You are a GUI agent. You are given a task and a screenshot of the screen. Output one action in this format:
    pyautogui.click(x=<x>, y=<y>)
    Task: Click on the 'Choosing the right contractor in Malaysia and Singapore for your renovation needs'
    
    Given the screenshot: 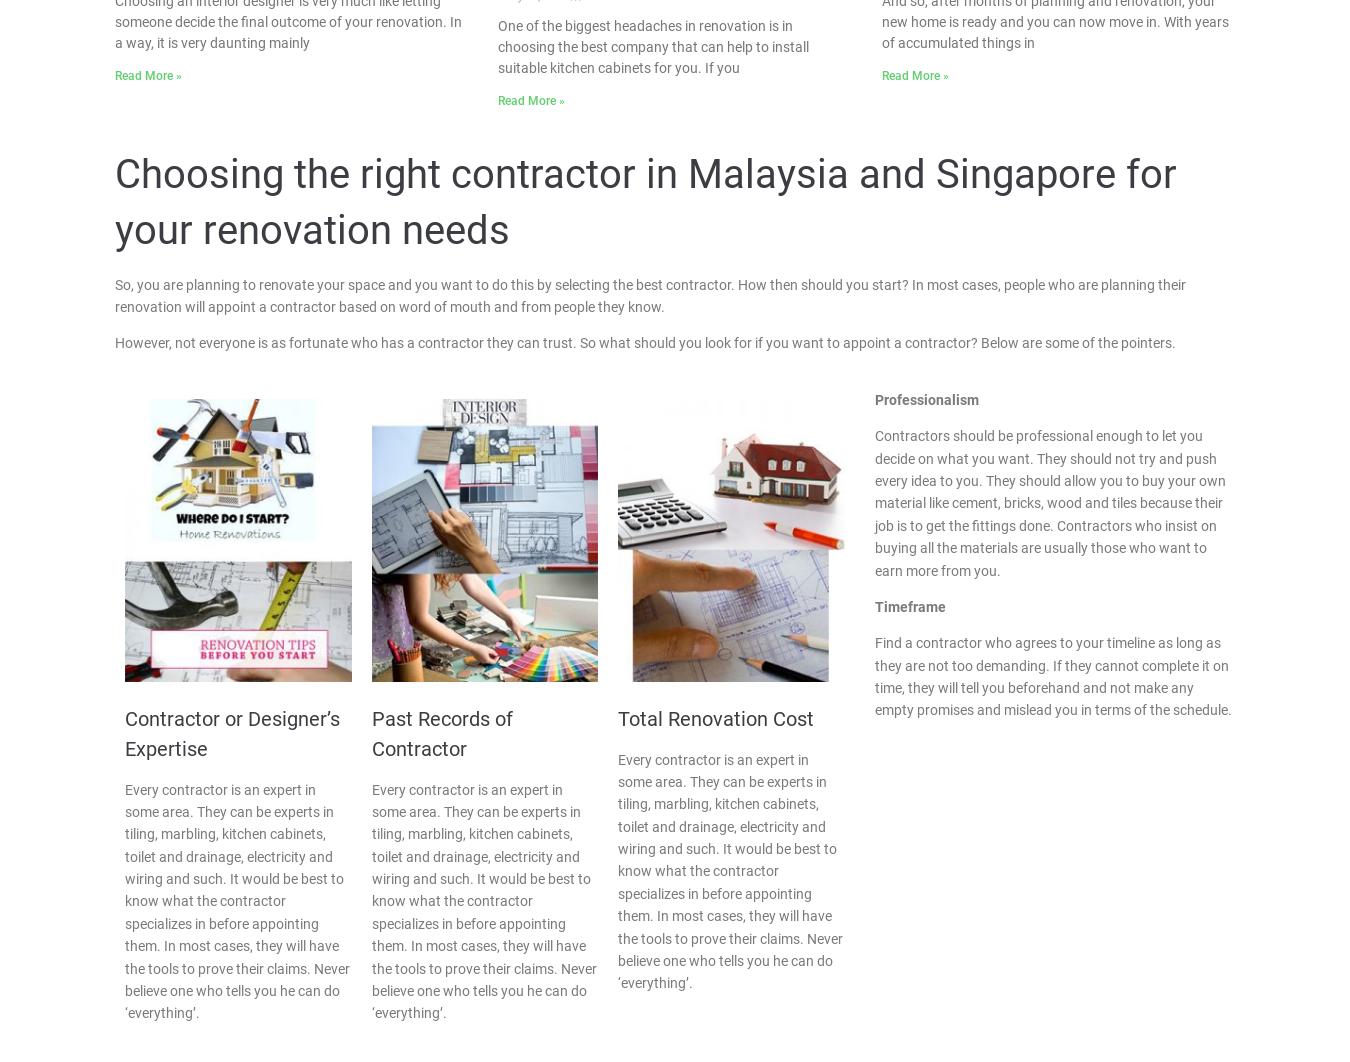 What is the action you would take?
    pyautogui.click(x=645, y=201)
    